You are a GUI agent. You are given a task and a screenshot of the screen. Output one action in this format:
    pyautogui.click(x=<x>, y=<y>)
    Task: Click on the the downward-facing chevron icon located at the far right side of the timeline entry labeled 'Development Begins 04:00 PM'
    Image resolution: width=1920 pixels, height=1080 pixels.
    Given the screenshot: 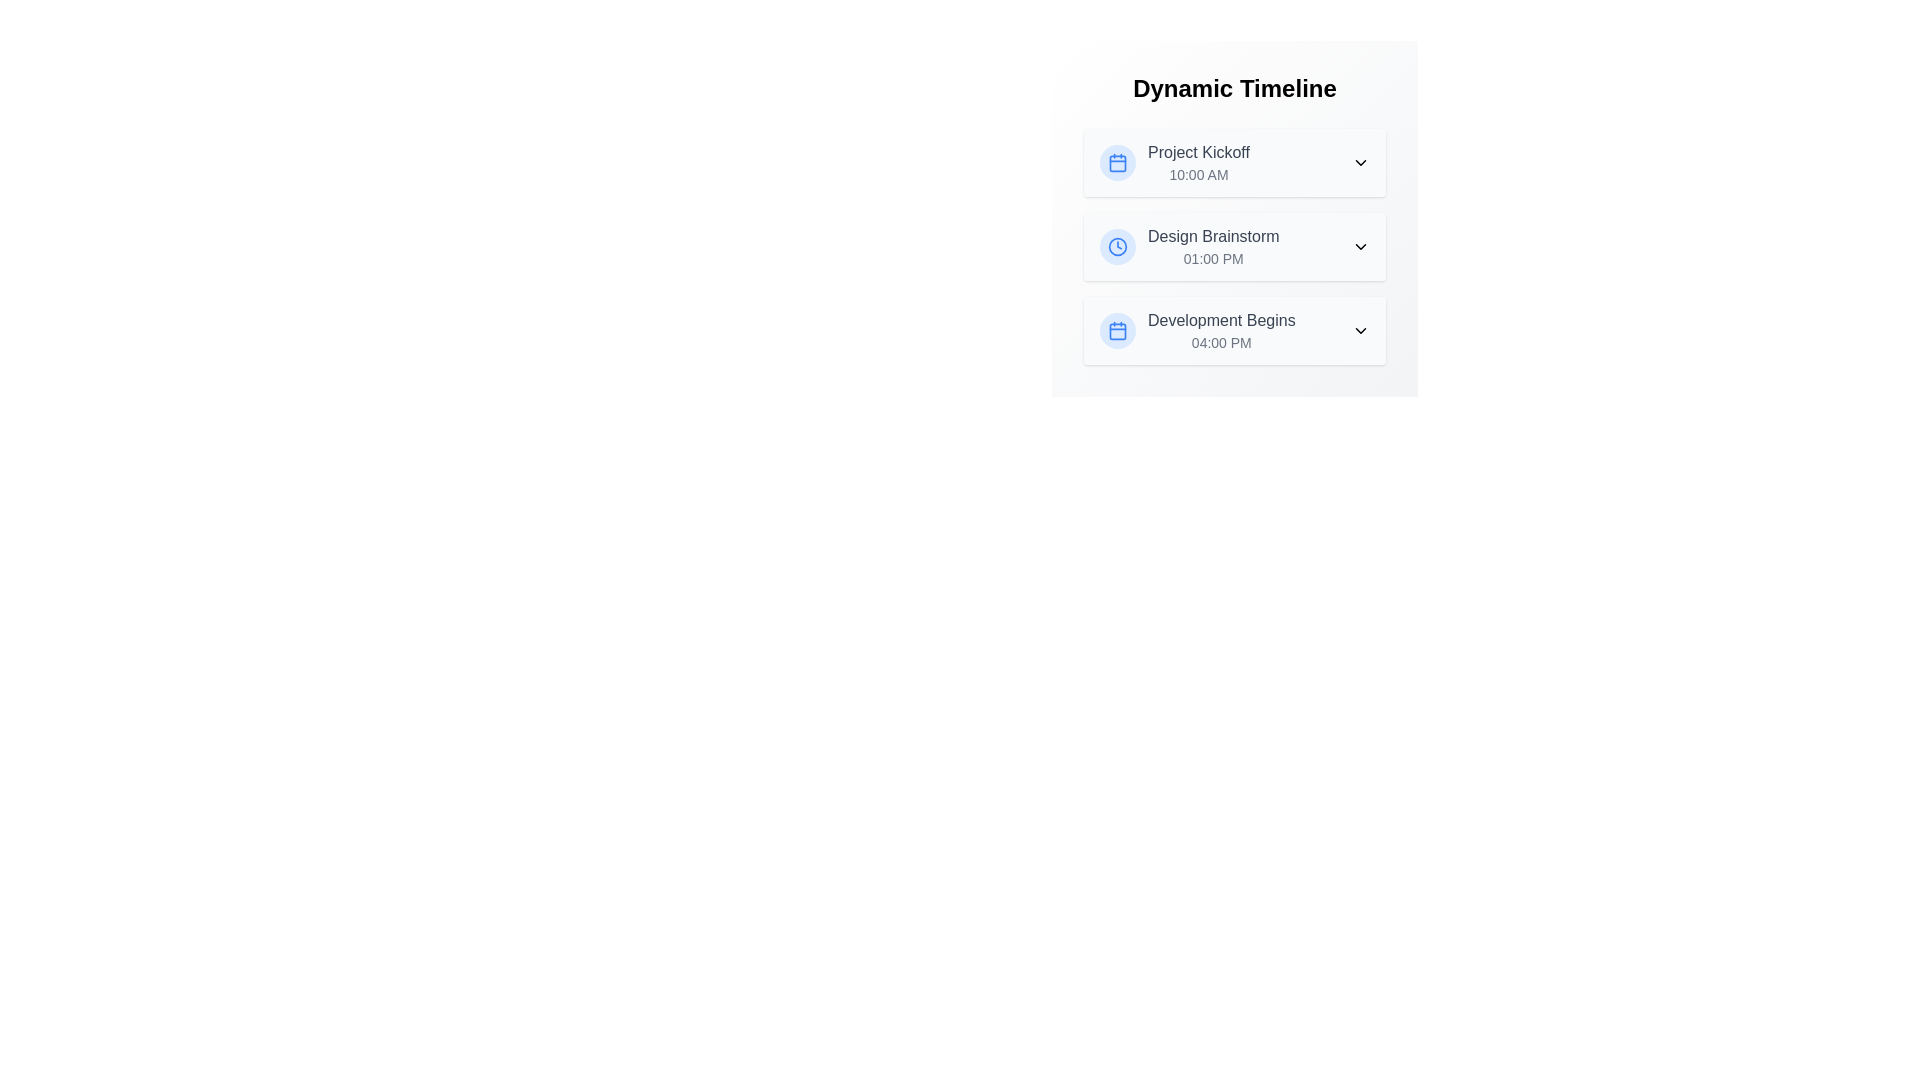 What is the action you would take?
    pyautogui.click(x=1360, y=330)
    